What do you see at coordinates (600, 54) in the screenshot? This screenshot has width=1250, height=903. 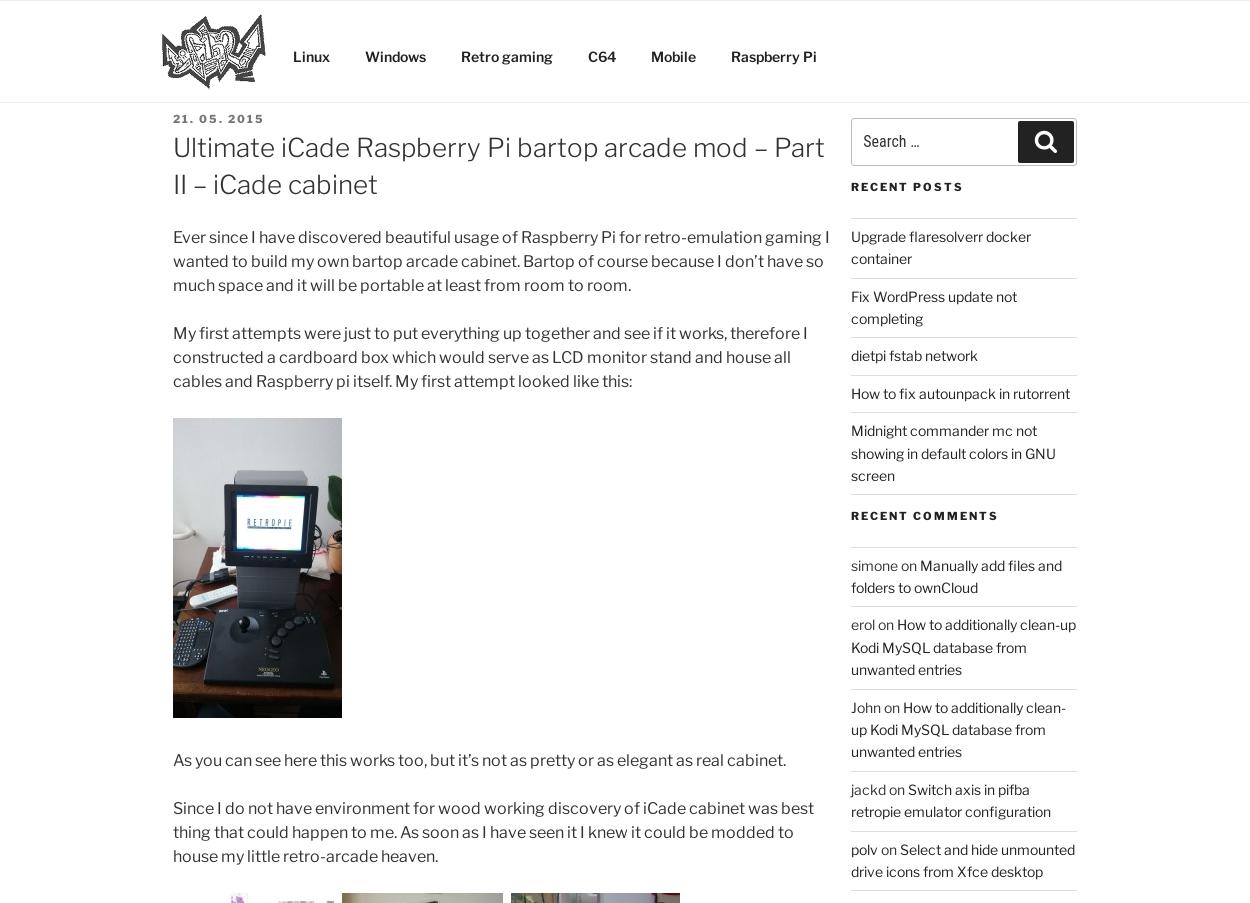 I see `'C64'` at bounding box center [600, 54].